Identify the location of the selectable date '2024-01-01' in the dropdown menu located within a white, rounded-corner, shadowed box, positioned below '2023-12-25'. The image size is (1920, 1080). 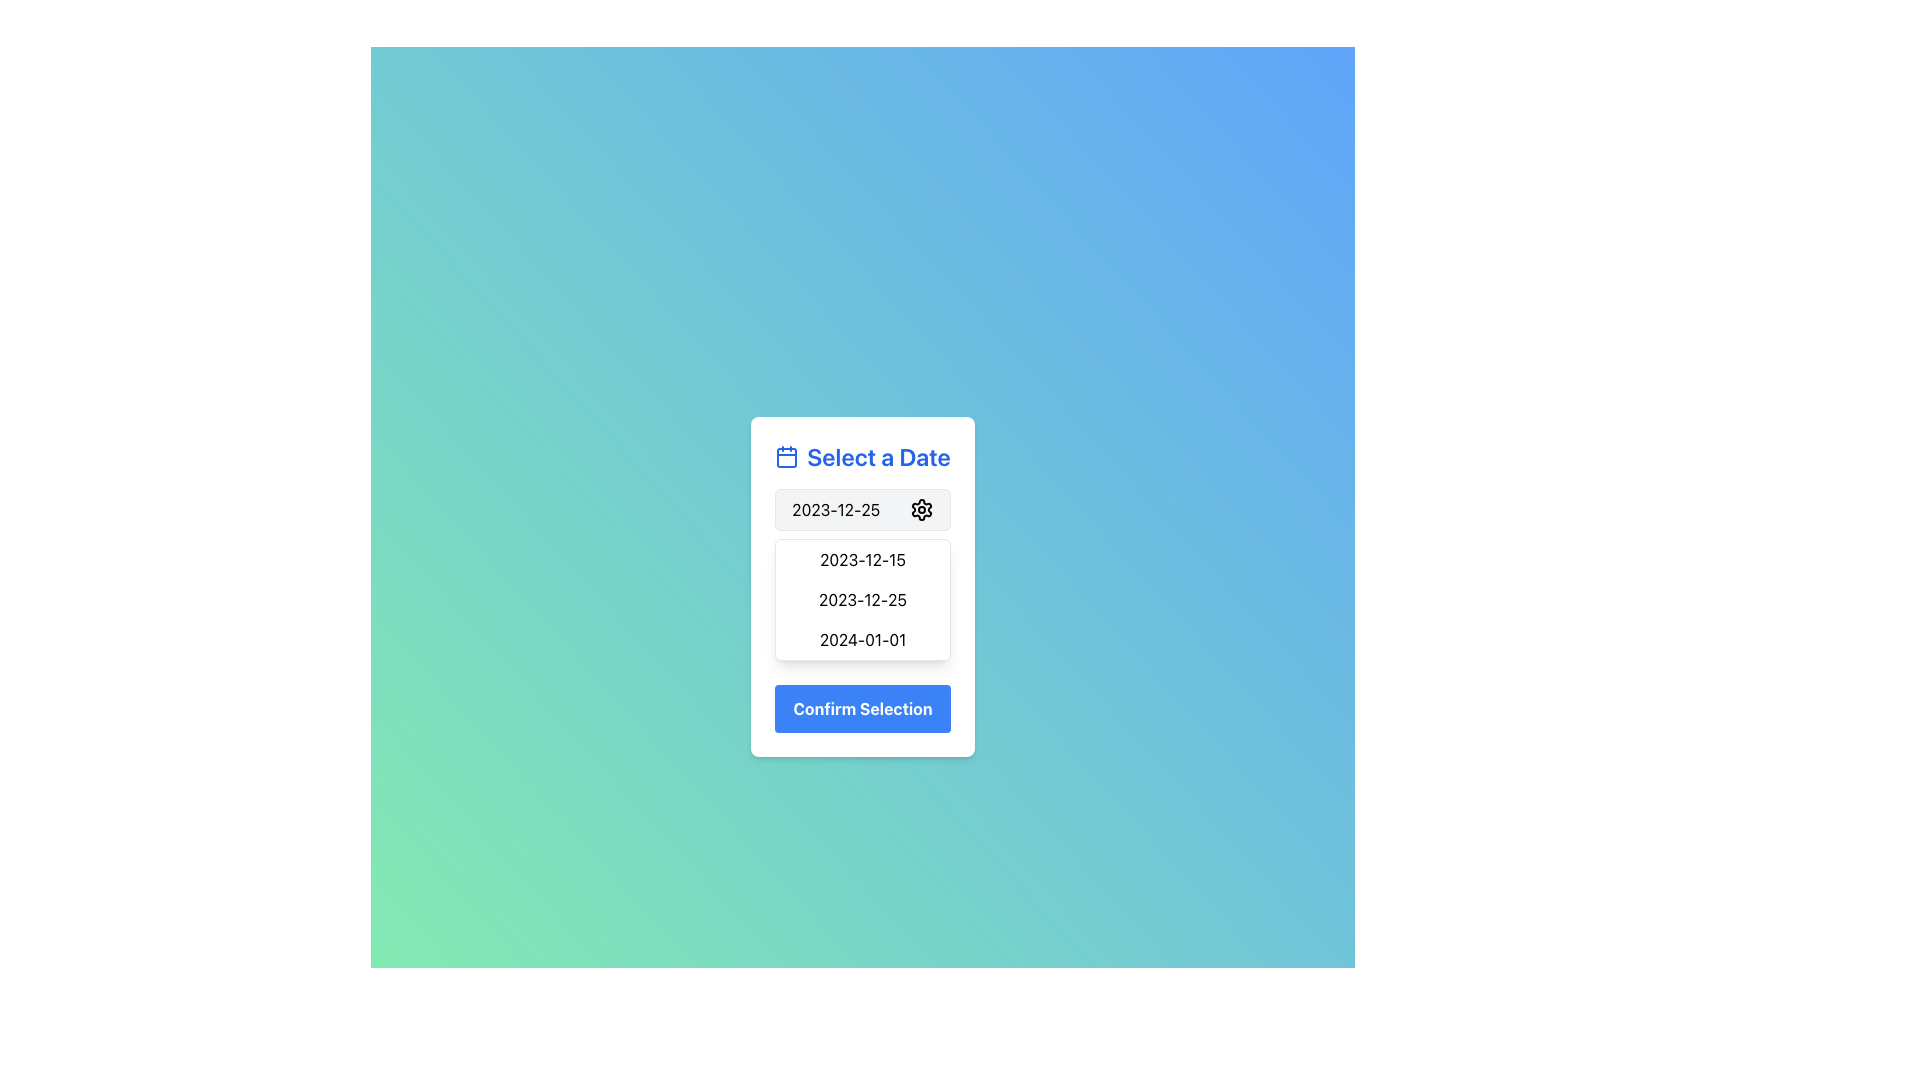
(863, 640).